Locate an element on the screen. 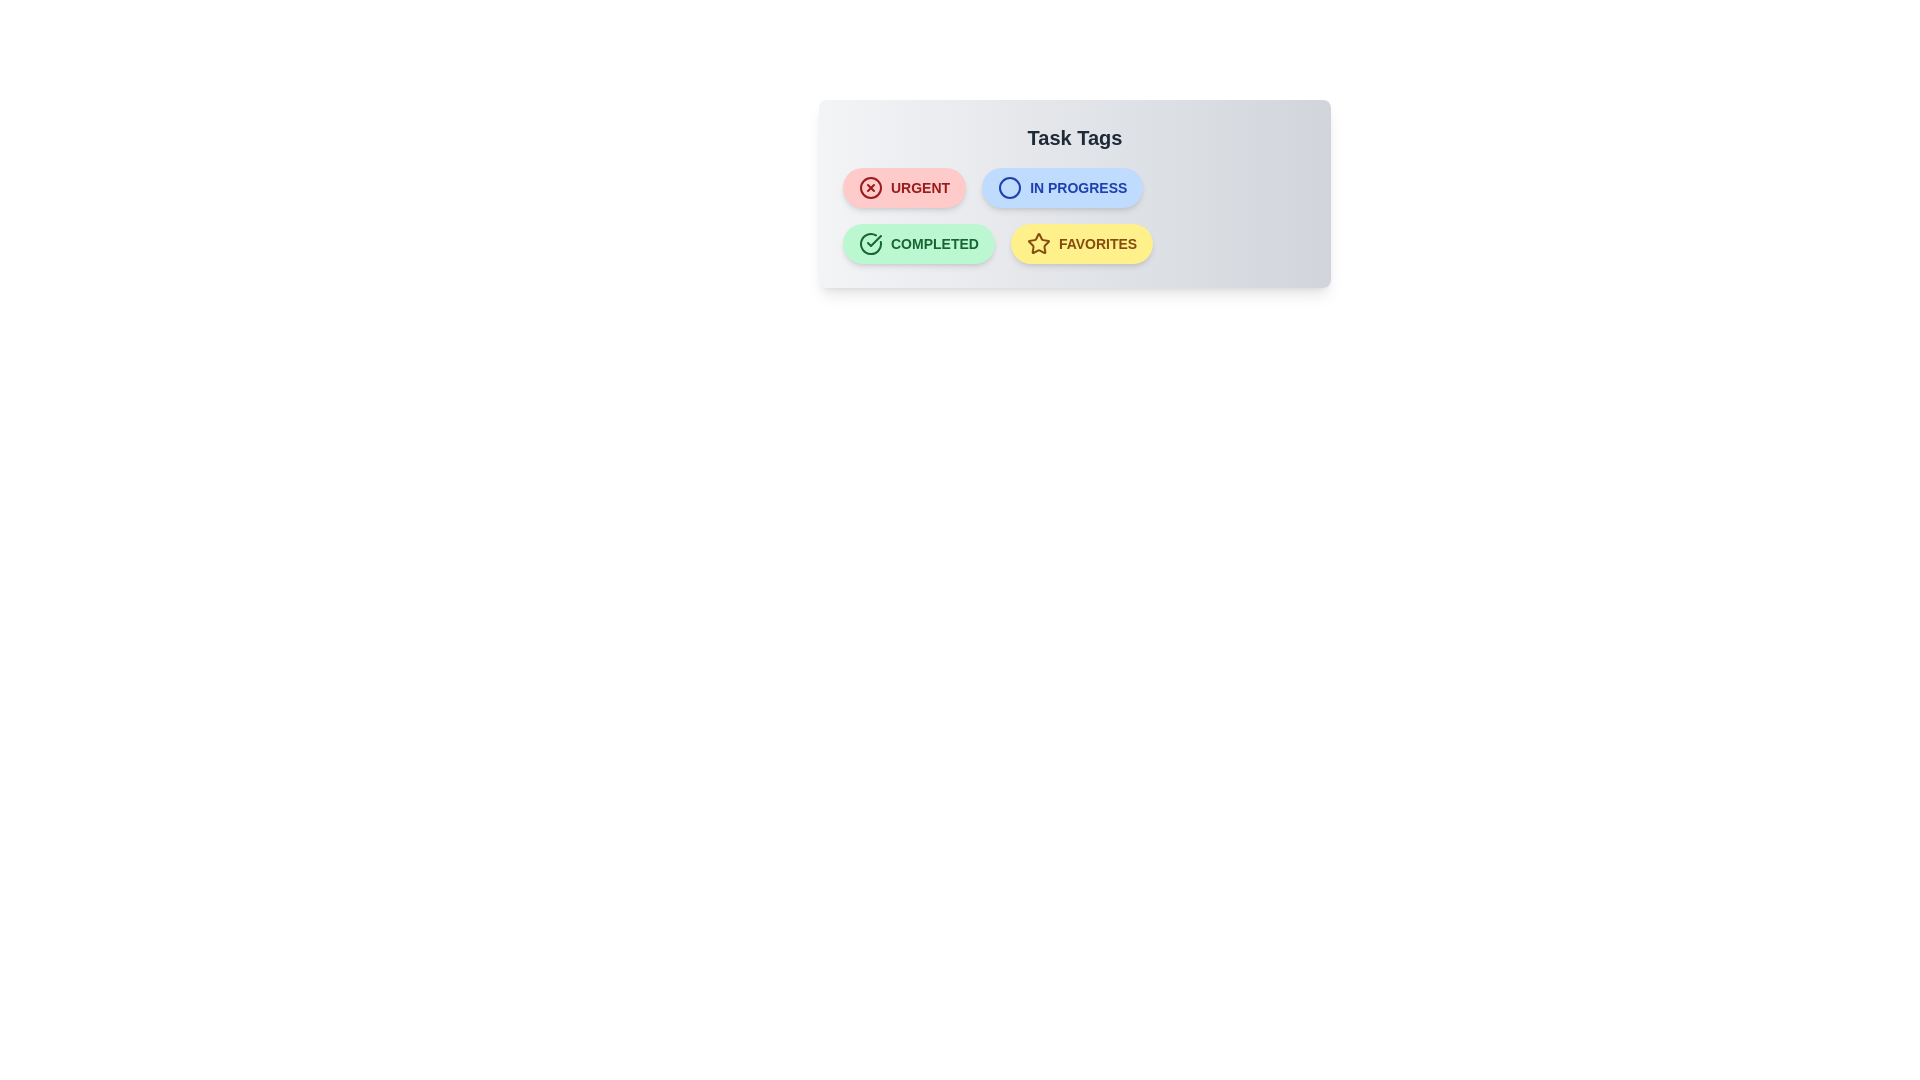 The image size is (1920, 1080). the tag In Progress is located at coordinates (1060, 188).